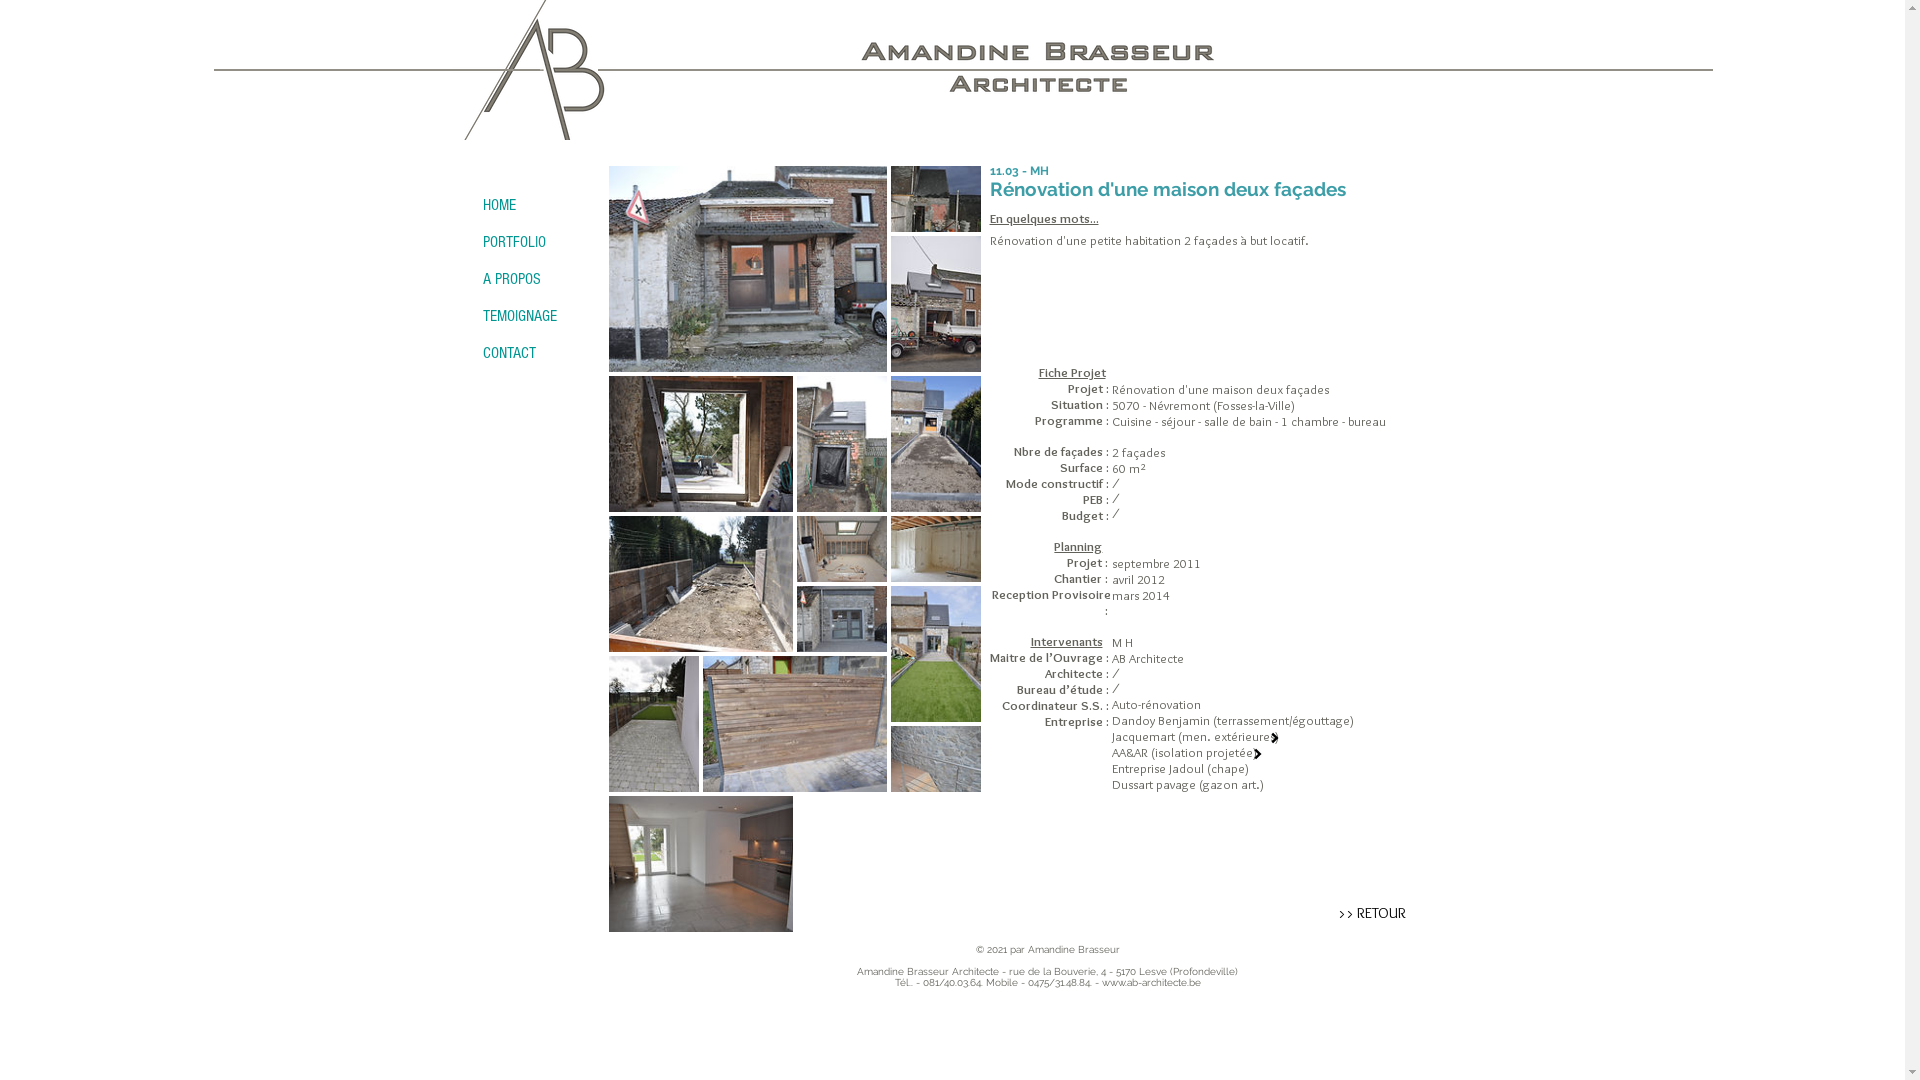 This screenshot has height=1080, width=1920. I want to click on 'CONTACT', so click(466, 352).